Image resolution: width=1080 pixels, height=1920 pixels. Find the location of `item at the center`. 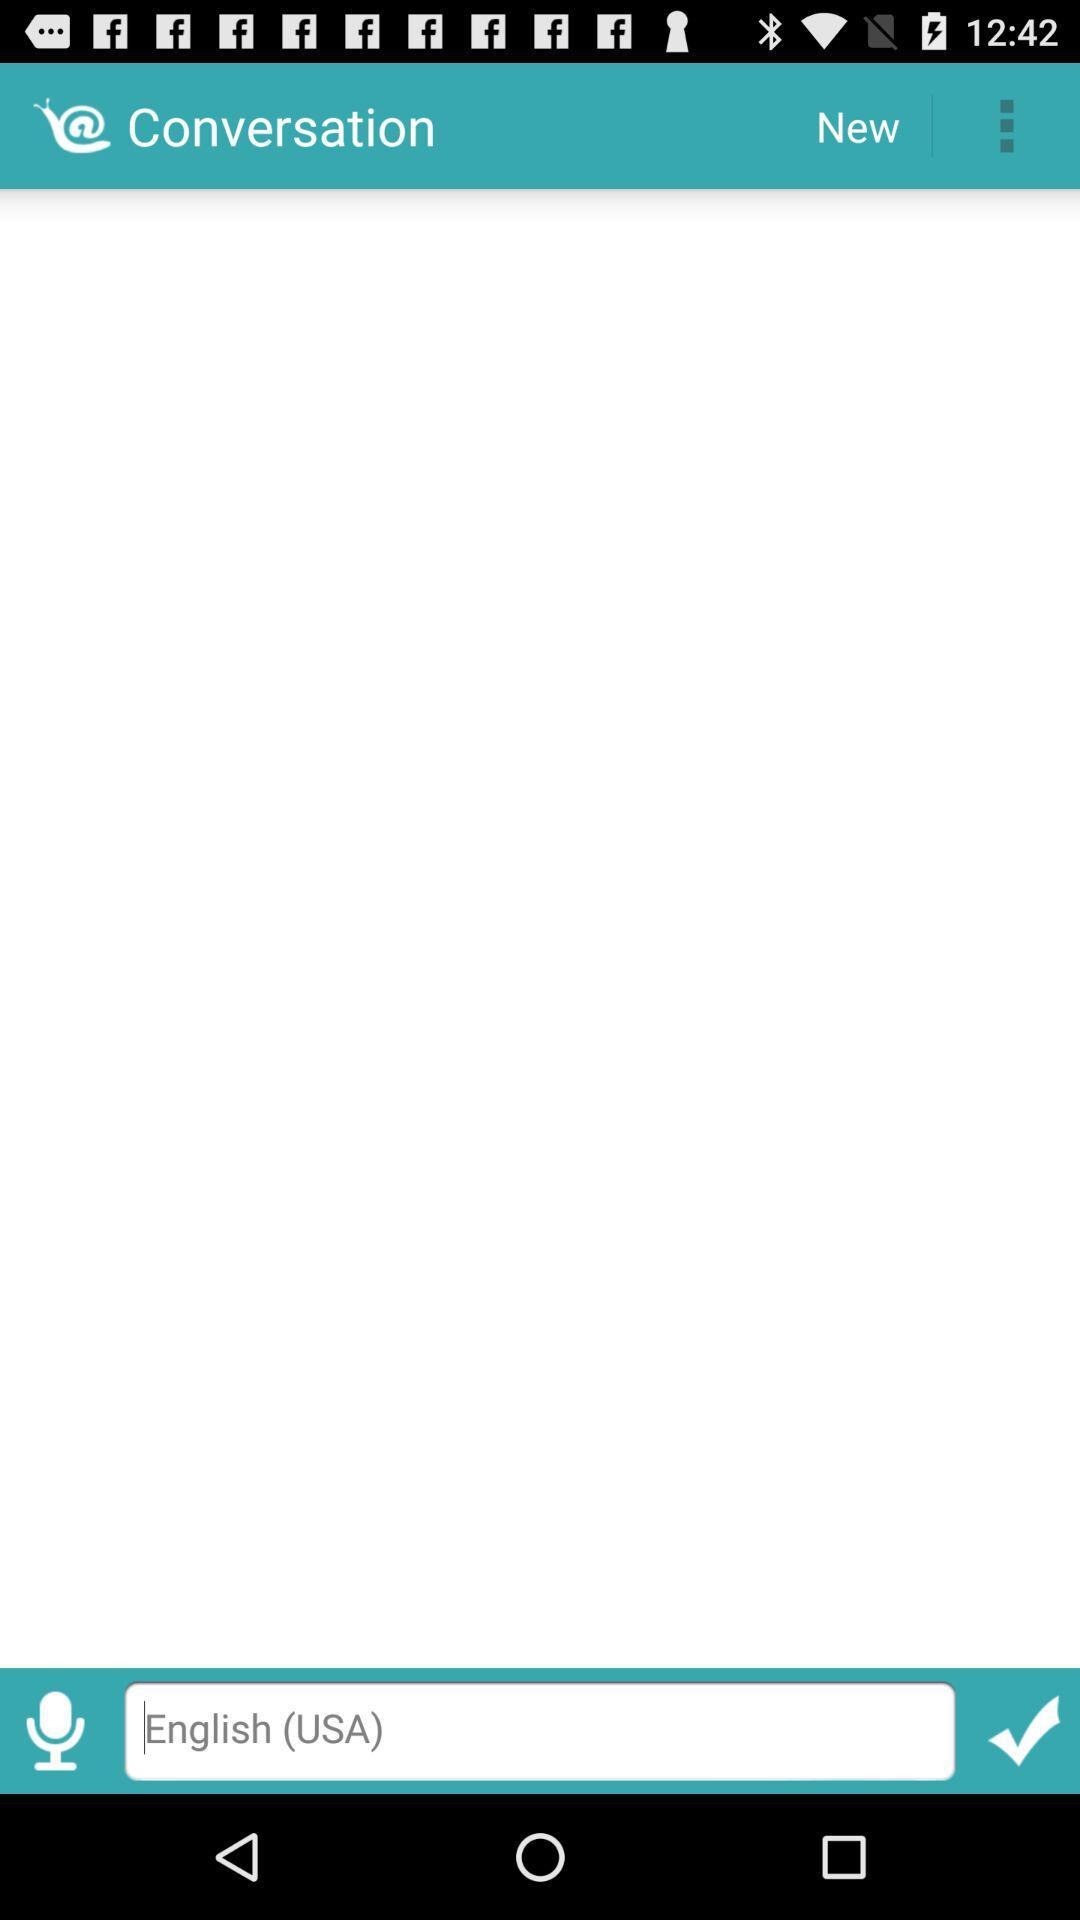

item at the center is located at coordinates (540, 920).